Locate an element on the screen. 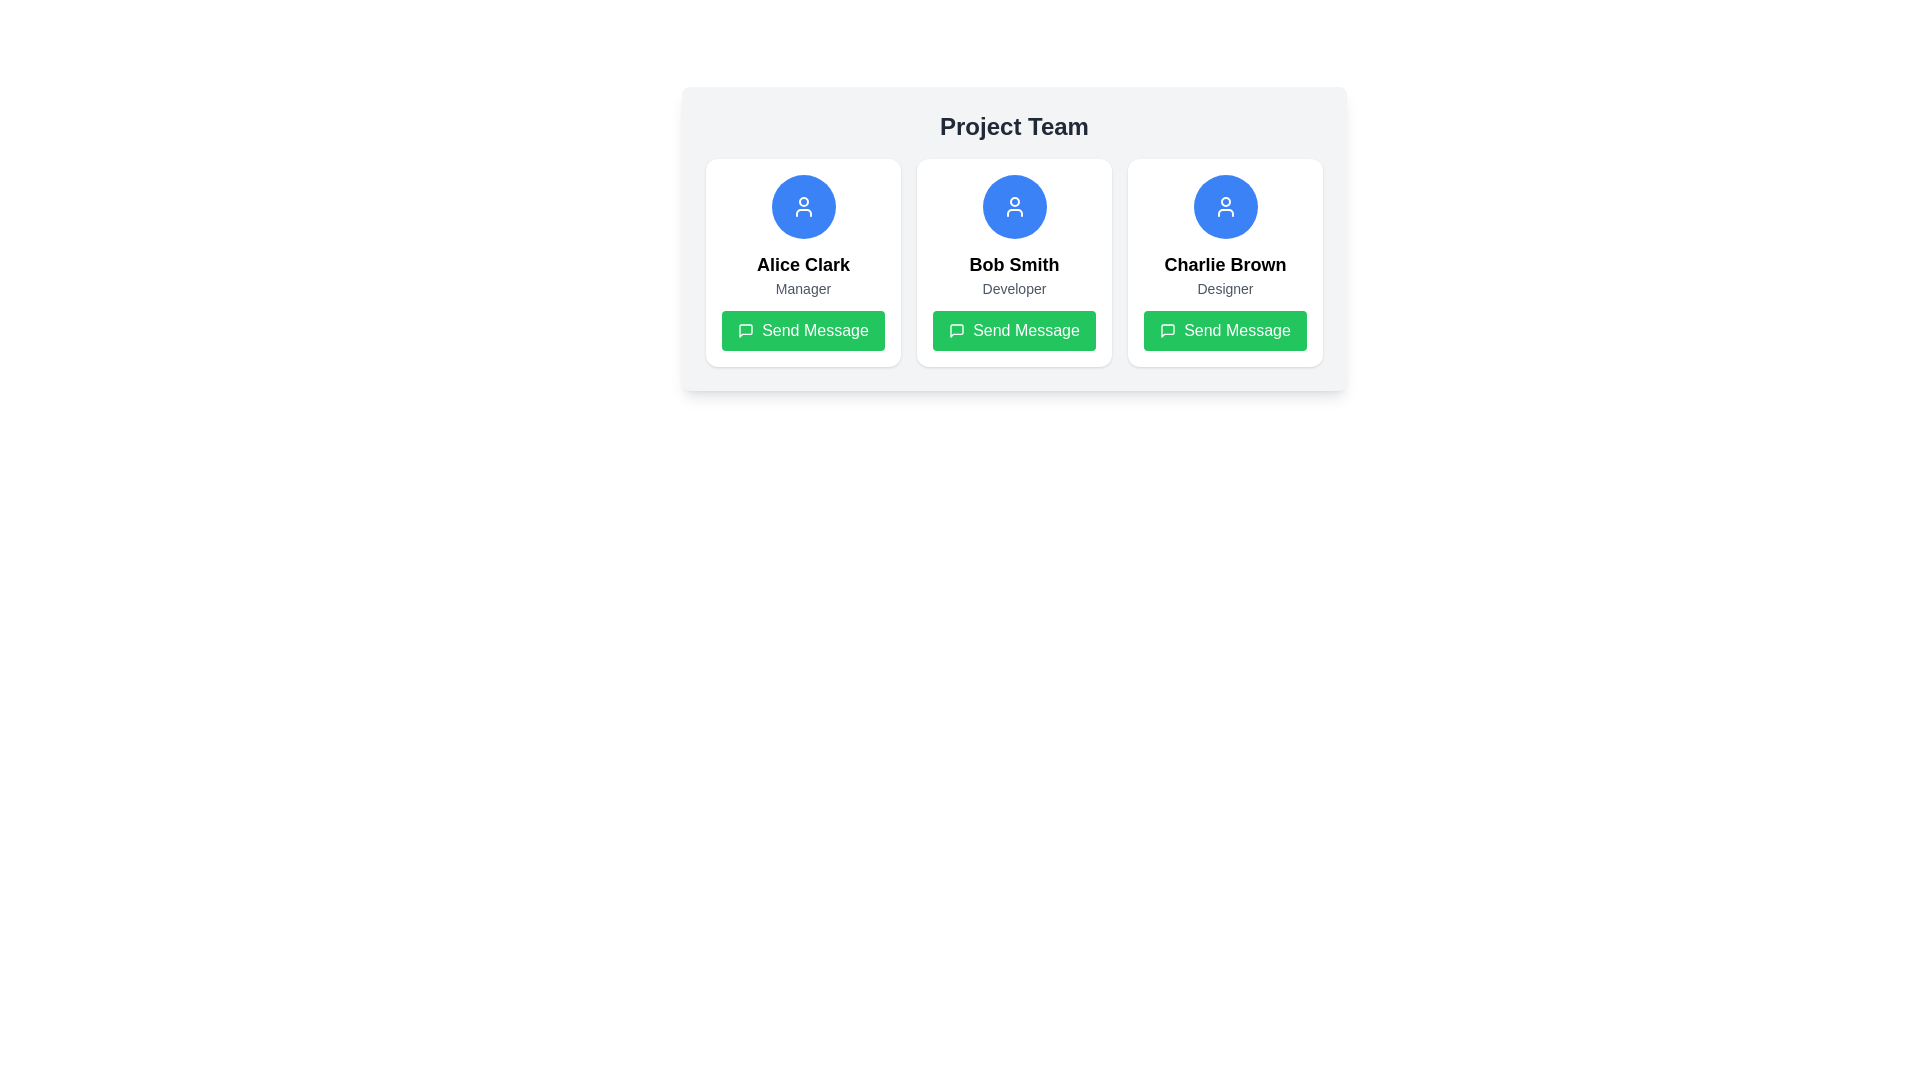  the avatar representing 'Alice Clark', located in the top left card, above the name and role is located at coordinates (803, 207).